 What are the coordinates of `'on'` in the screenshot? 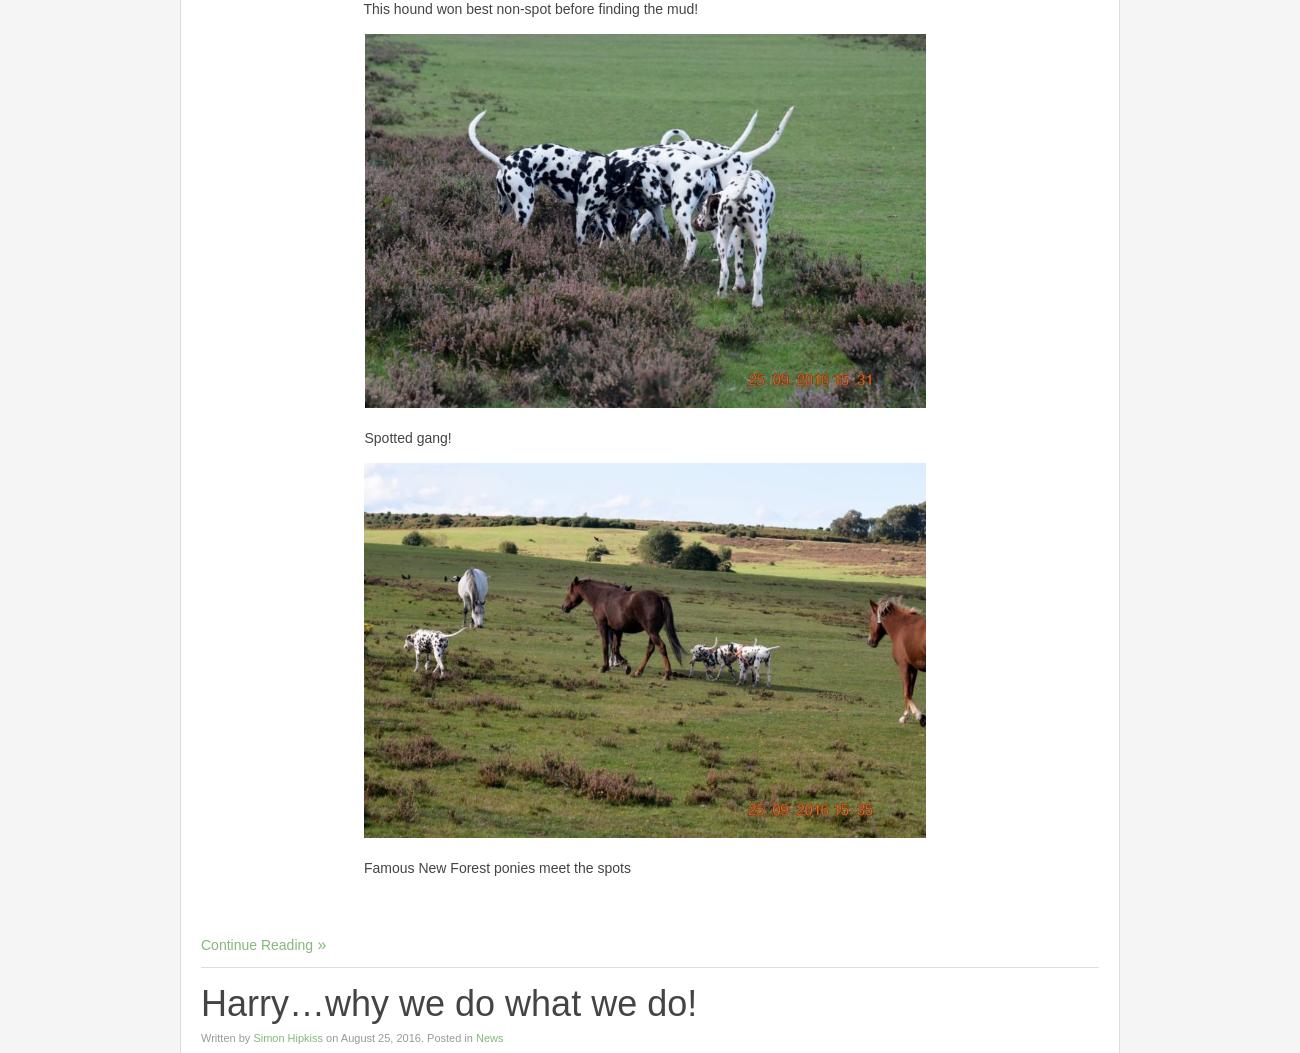 It's located at (323, 1035).